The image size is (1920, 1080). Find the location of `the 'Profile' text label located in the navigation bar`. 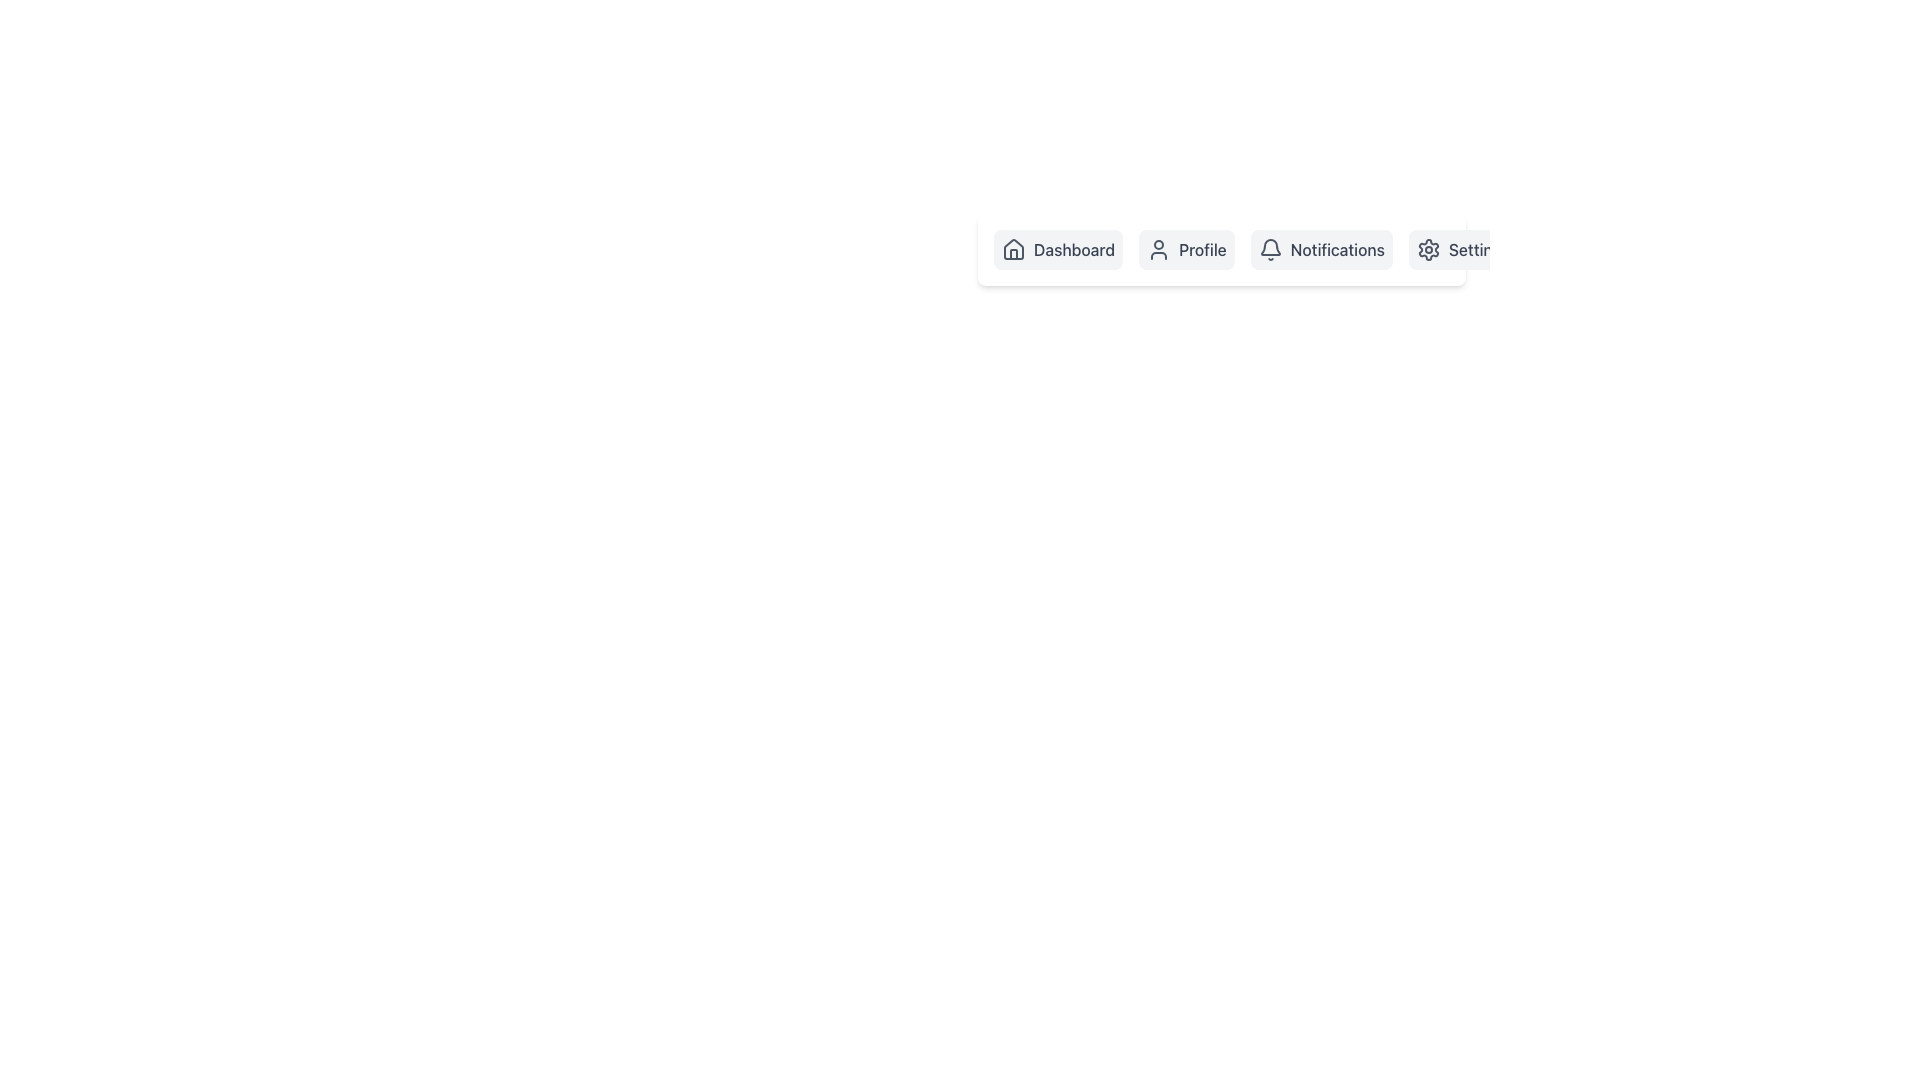

the 'Profile' text label located in the navigation bar is located at coordinates (1201, 249).